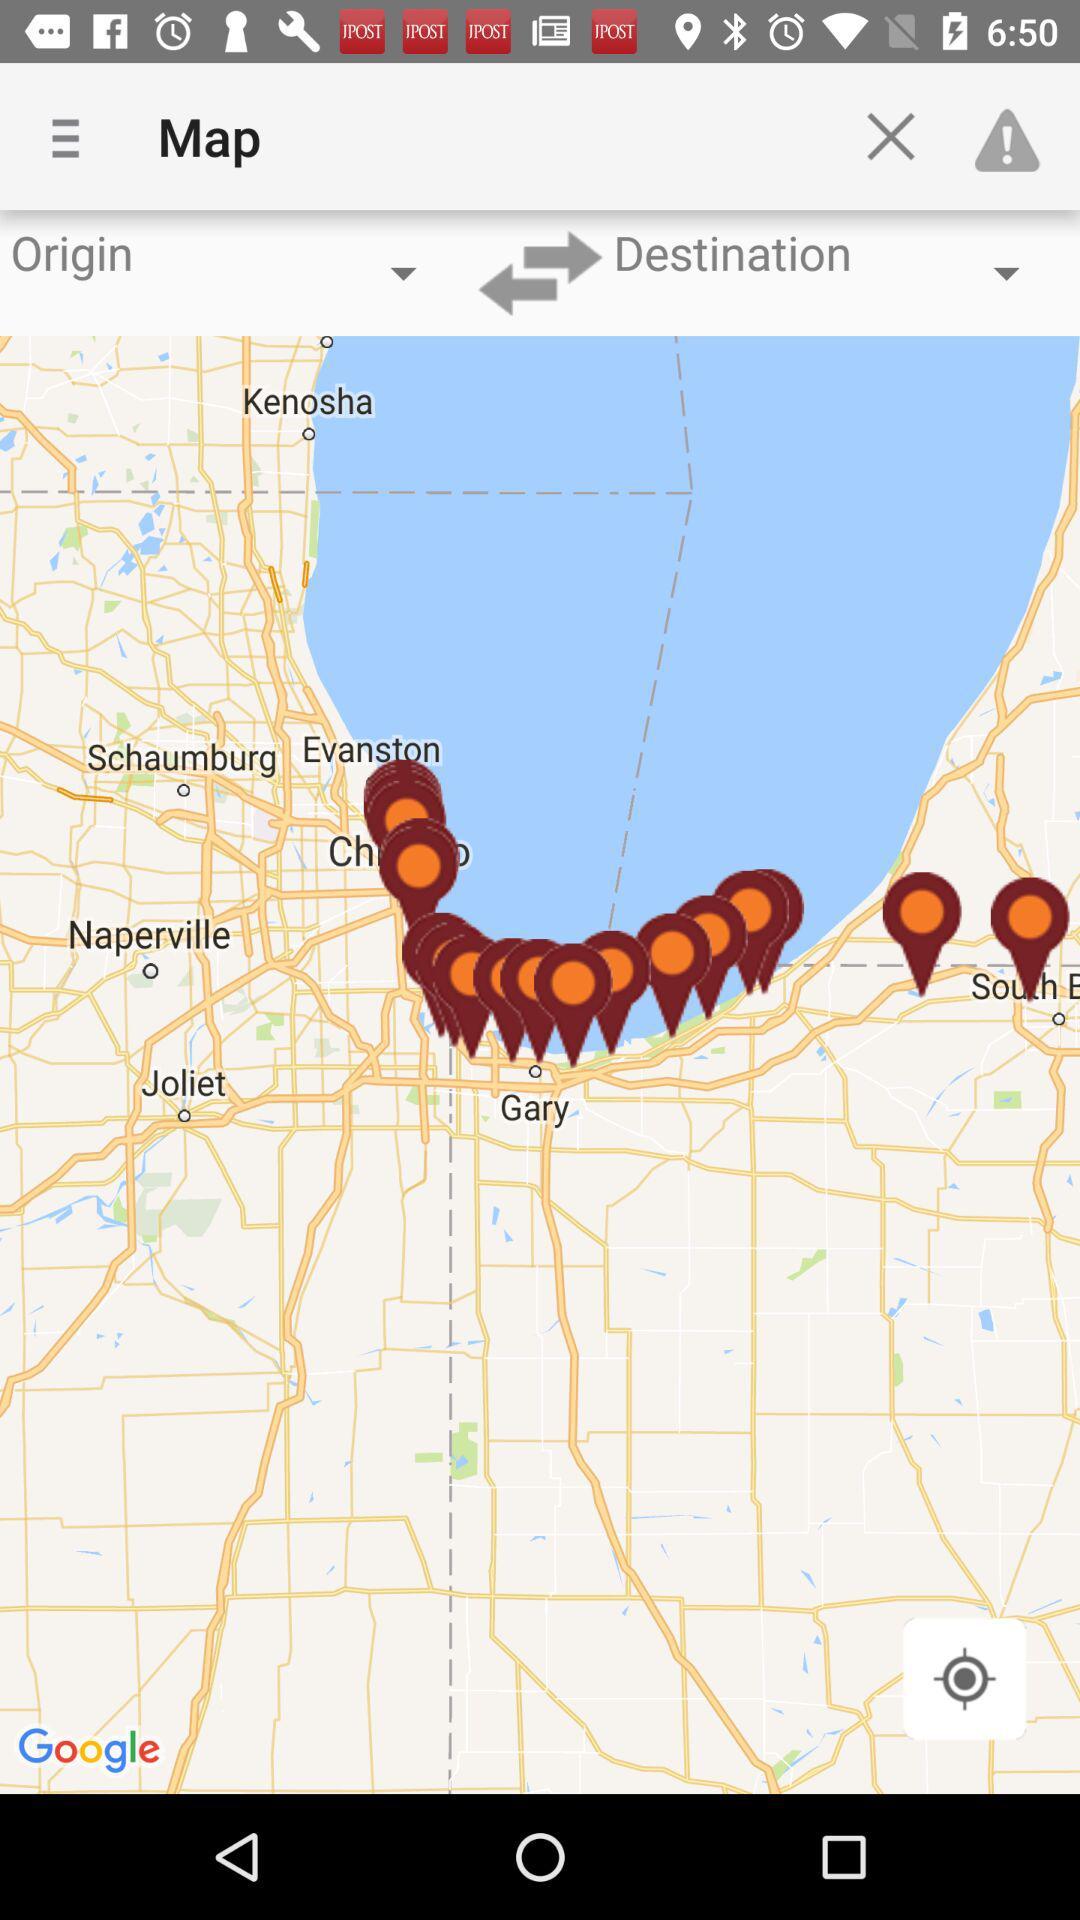 The width and height of the screenshot is (1080, 1920). What do you see at coordinates (963, 1678) in the screenshot?
I see `the location_crosshair icon` at bounding box center [963, 1678].